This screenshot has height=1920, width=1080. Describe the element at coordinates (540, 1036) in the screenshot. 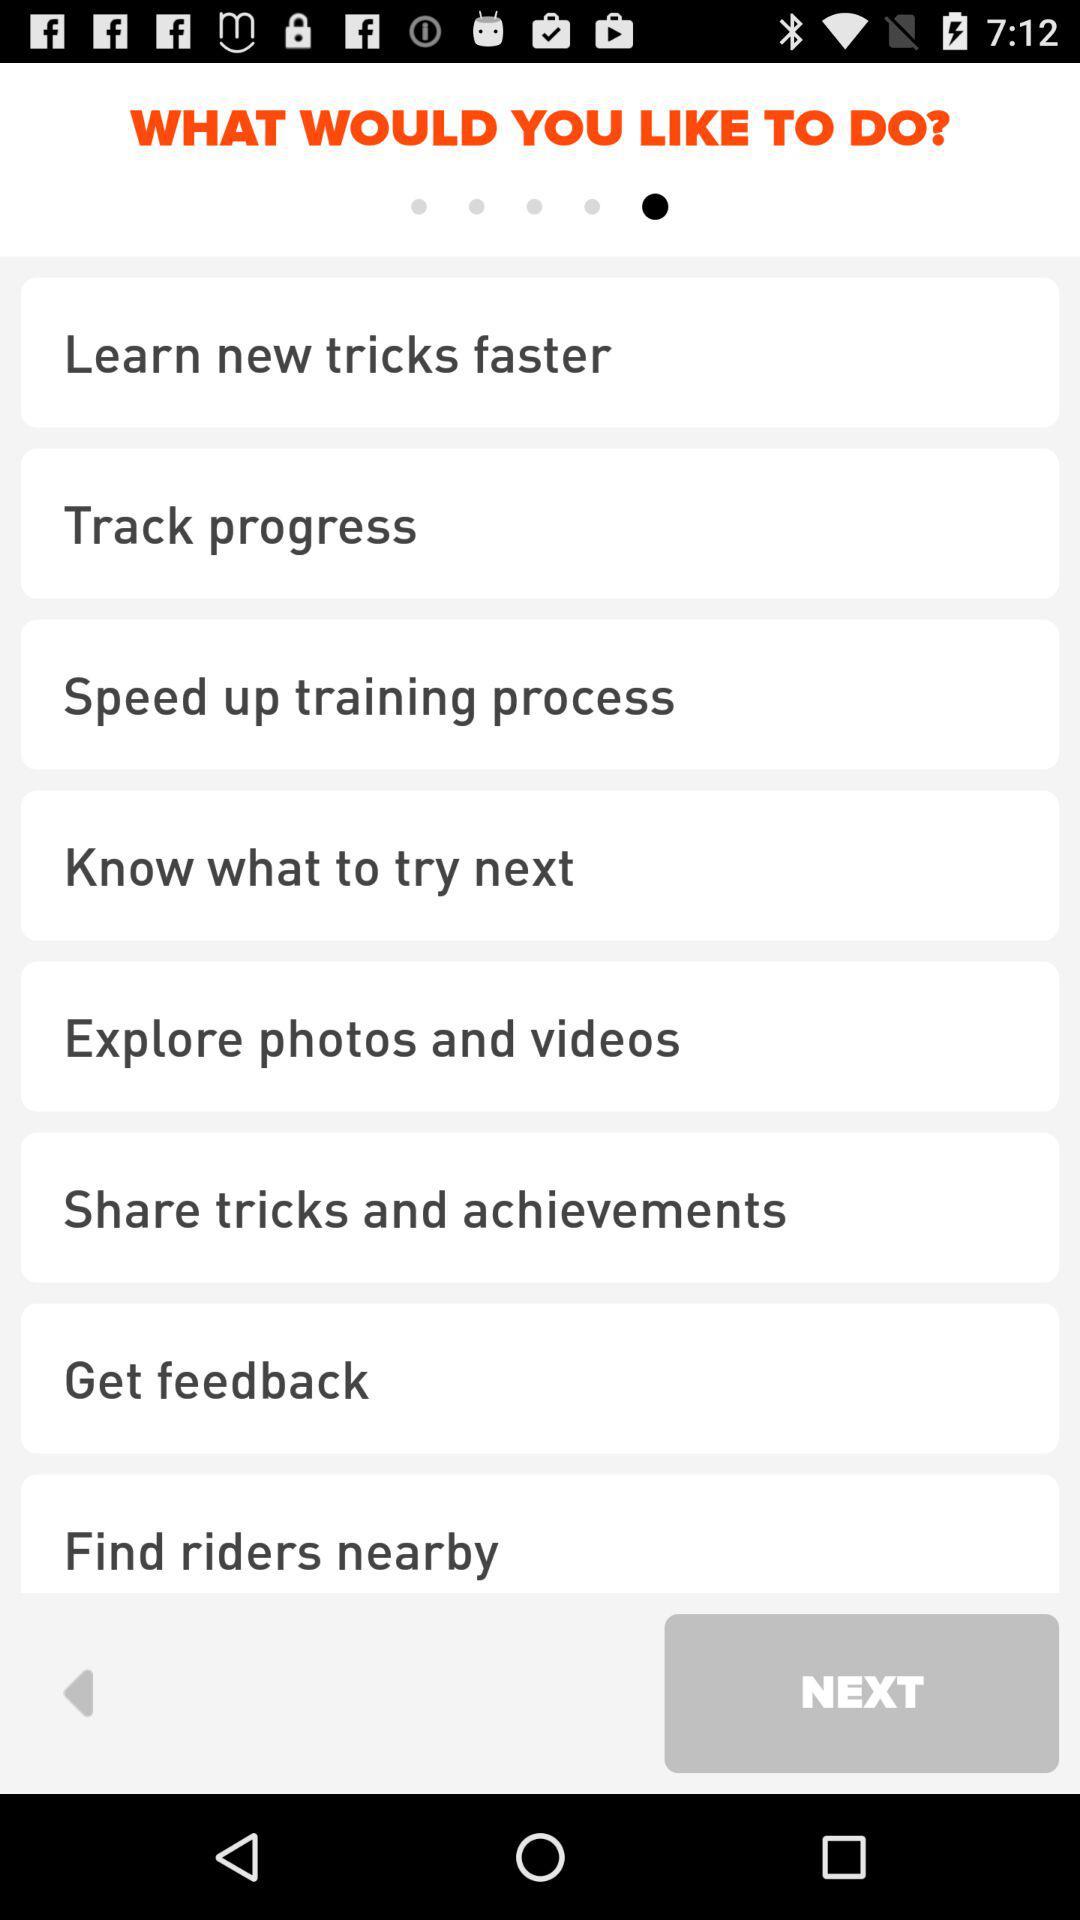

I see `the item below the know what to checkbox` at that location.